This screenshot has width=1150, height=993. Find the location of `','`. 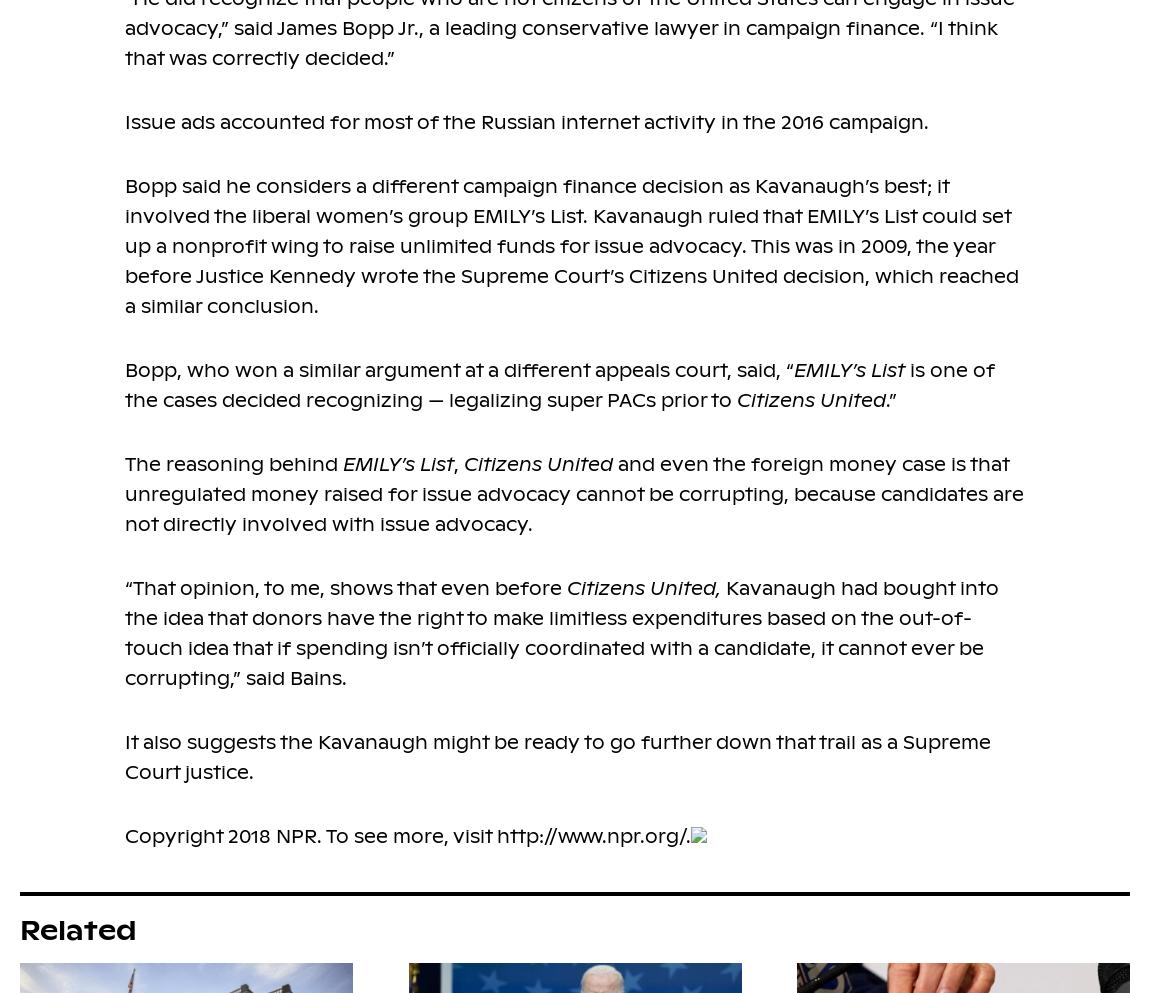

',' is located at coordinates (458, 463).